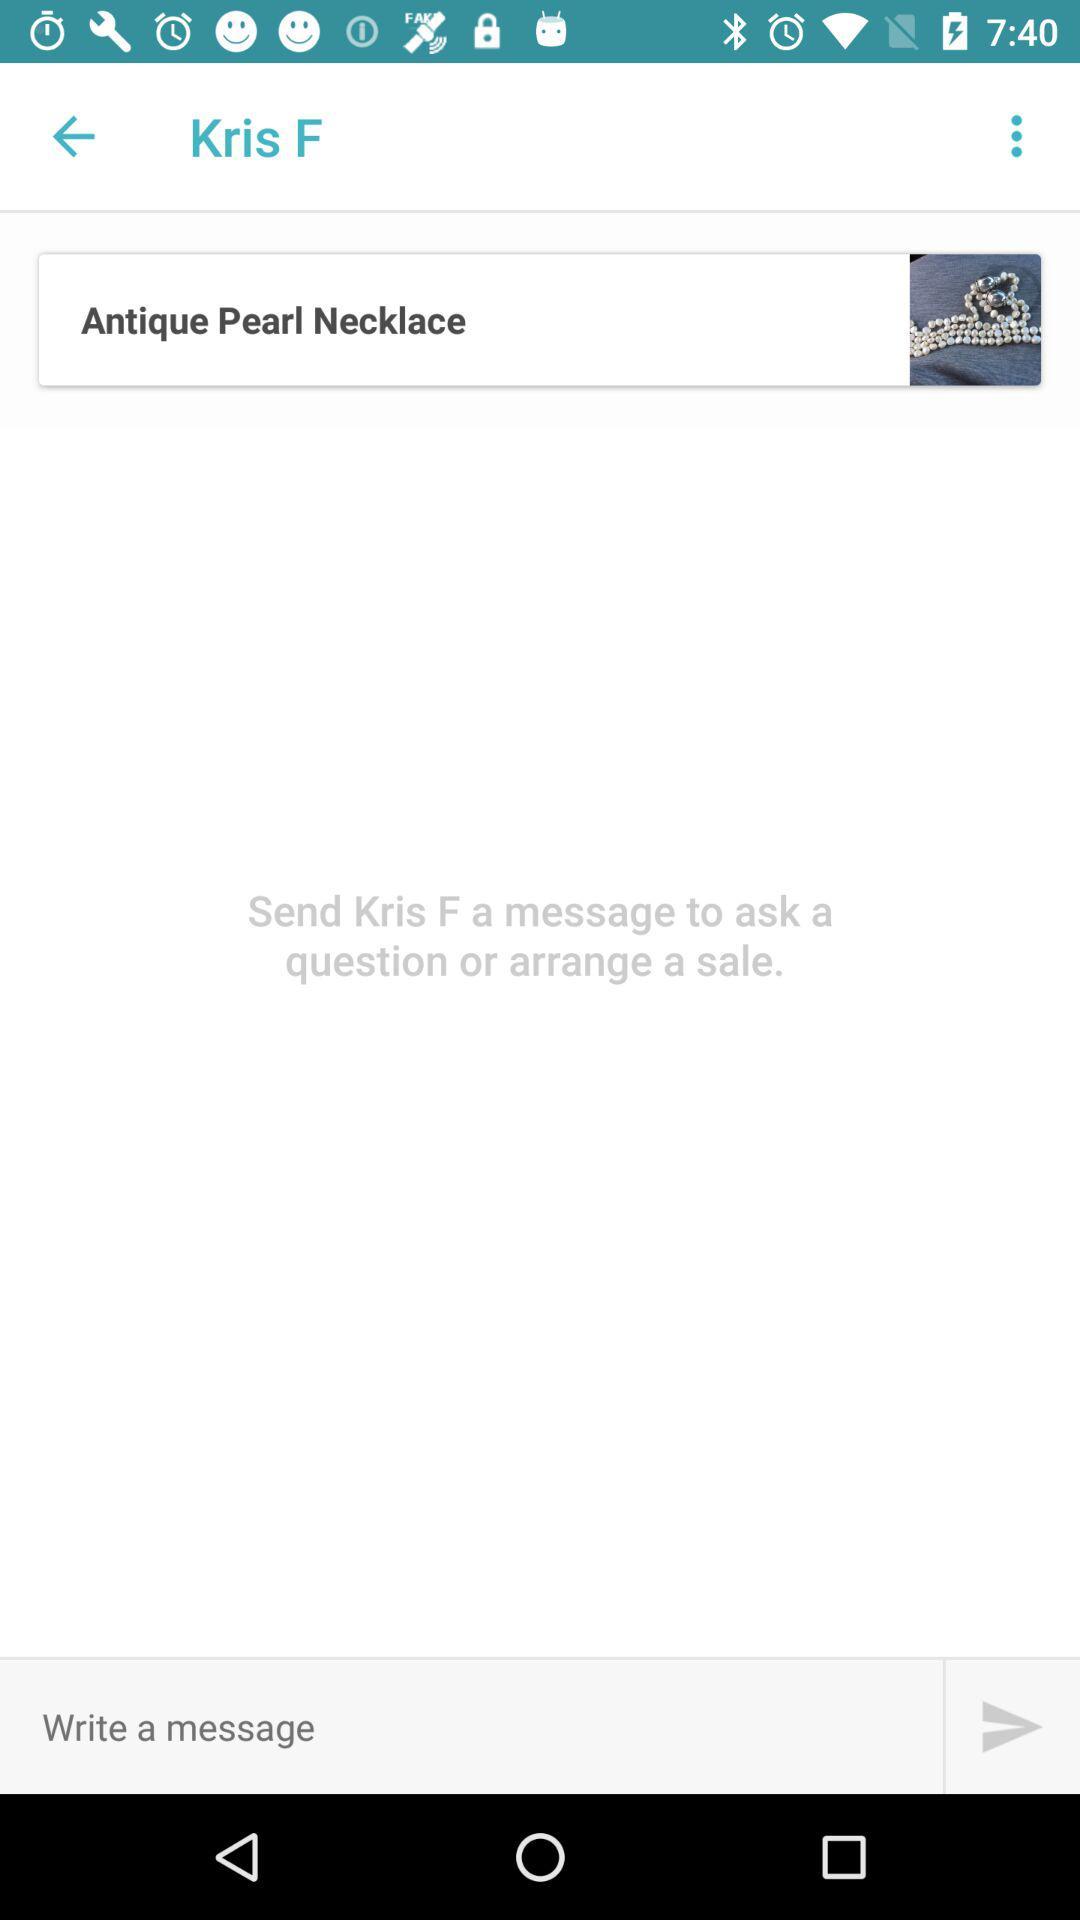 This screenshot has width=1080, height=1920. What do you see at coordinates (1017, 135) in the screenshot?
I see `more options` at bounding box center [1017, 135].